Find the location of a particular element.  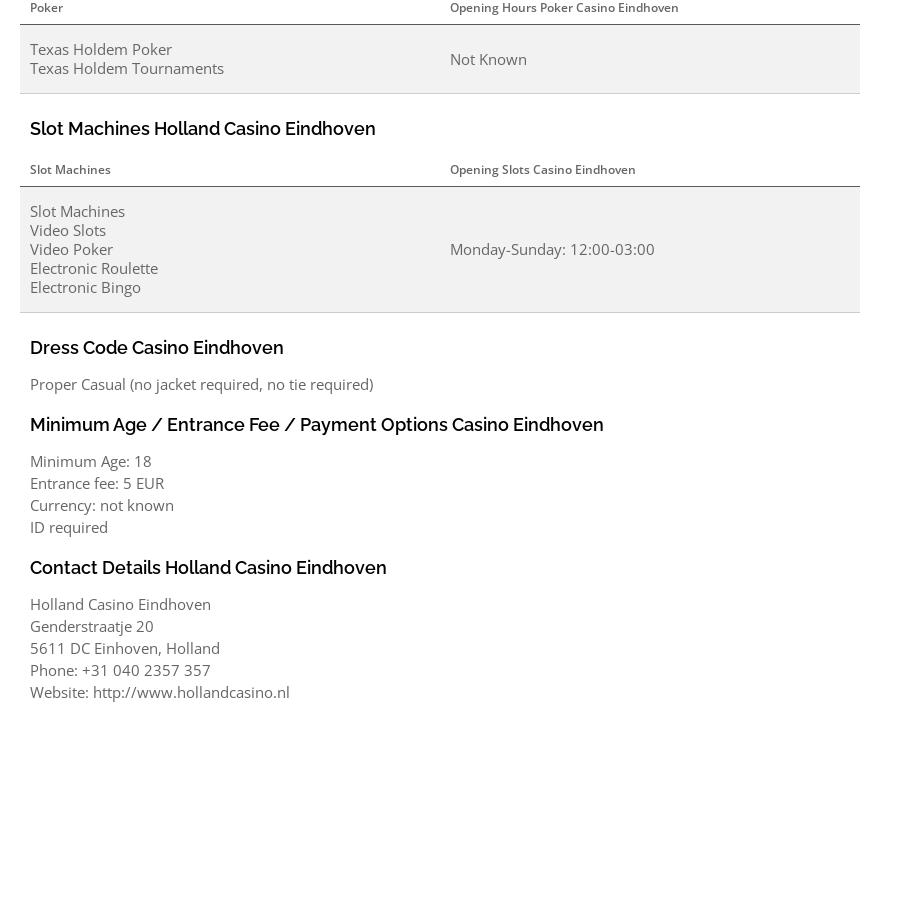

'Contact Details Holland Casino Eindhoven' is located at coordinates (208, 566).